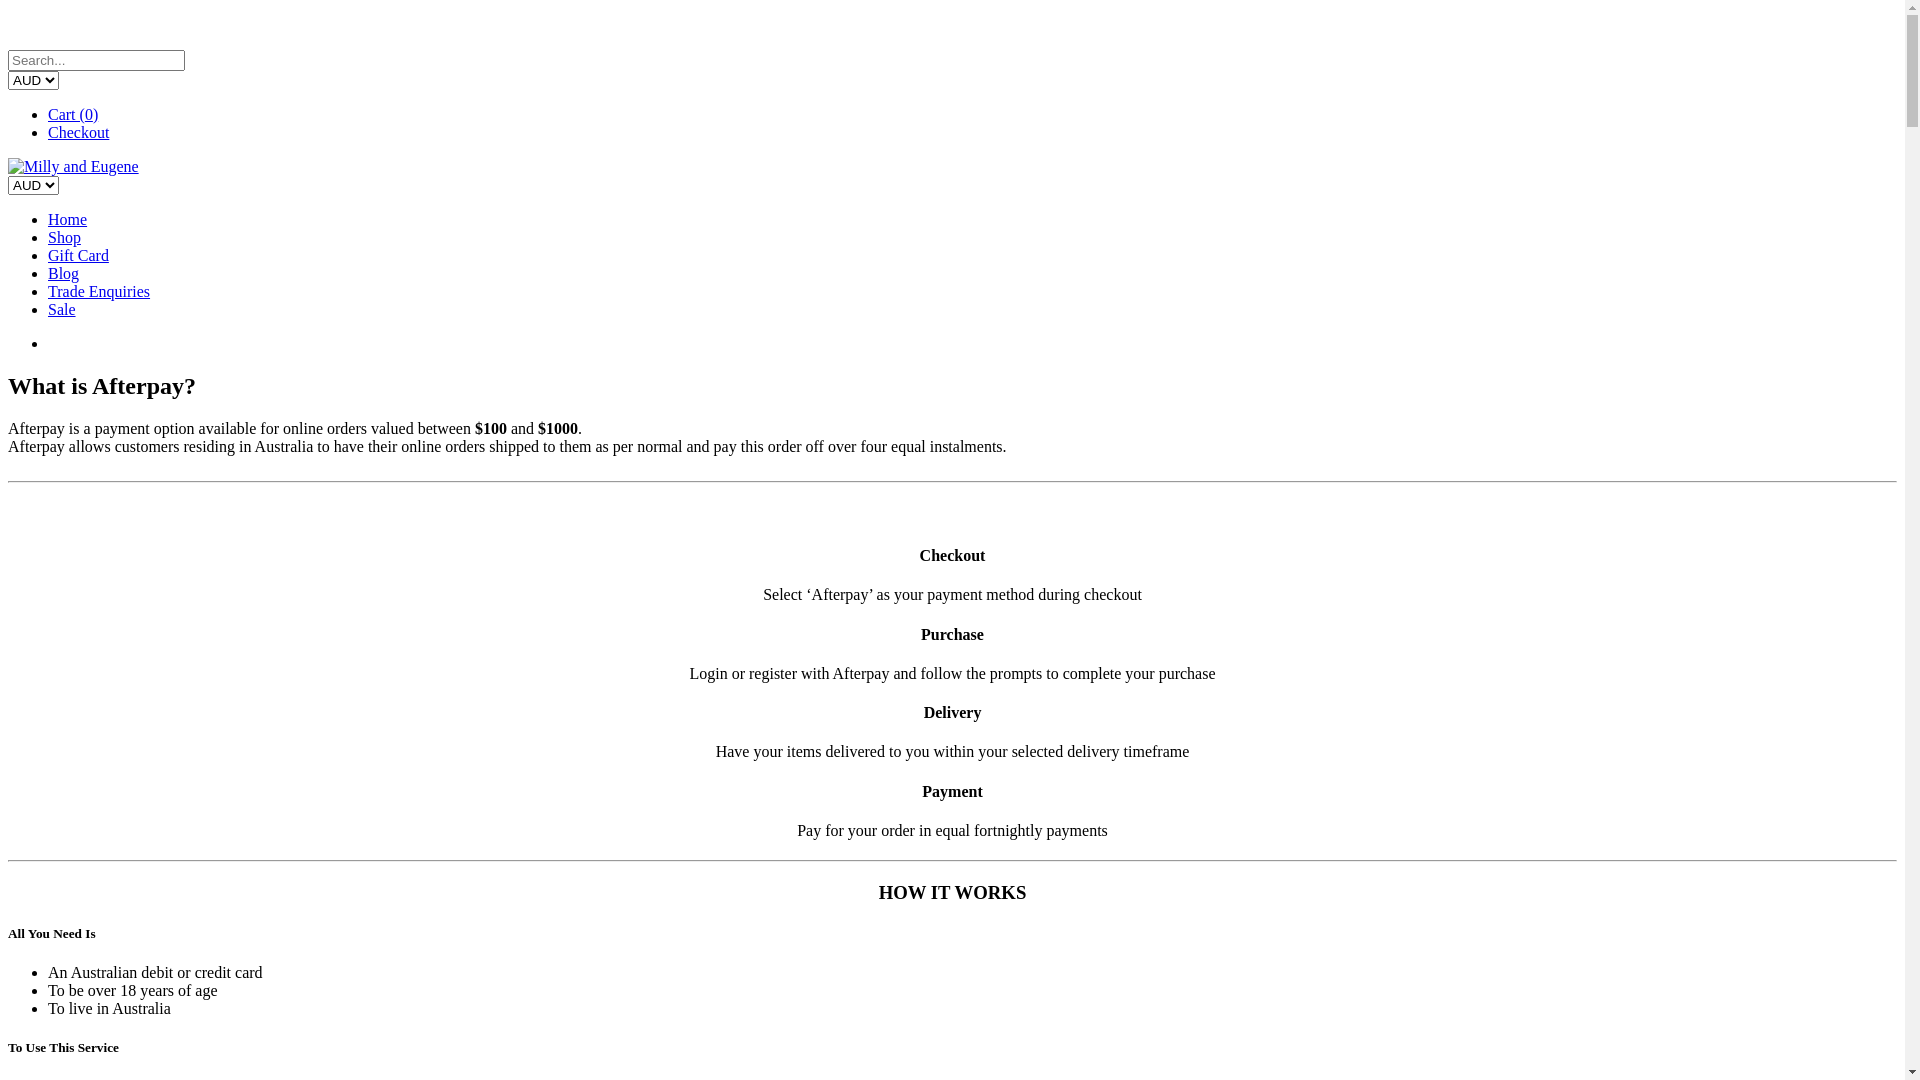 This screenshot has width=1920, height=1080. Describe the element at coordinates (73, 165) in the screenshot. I see `'Milly and Eugene'` at that location.